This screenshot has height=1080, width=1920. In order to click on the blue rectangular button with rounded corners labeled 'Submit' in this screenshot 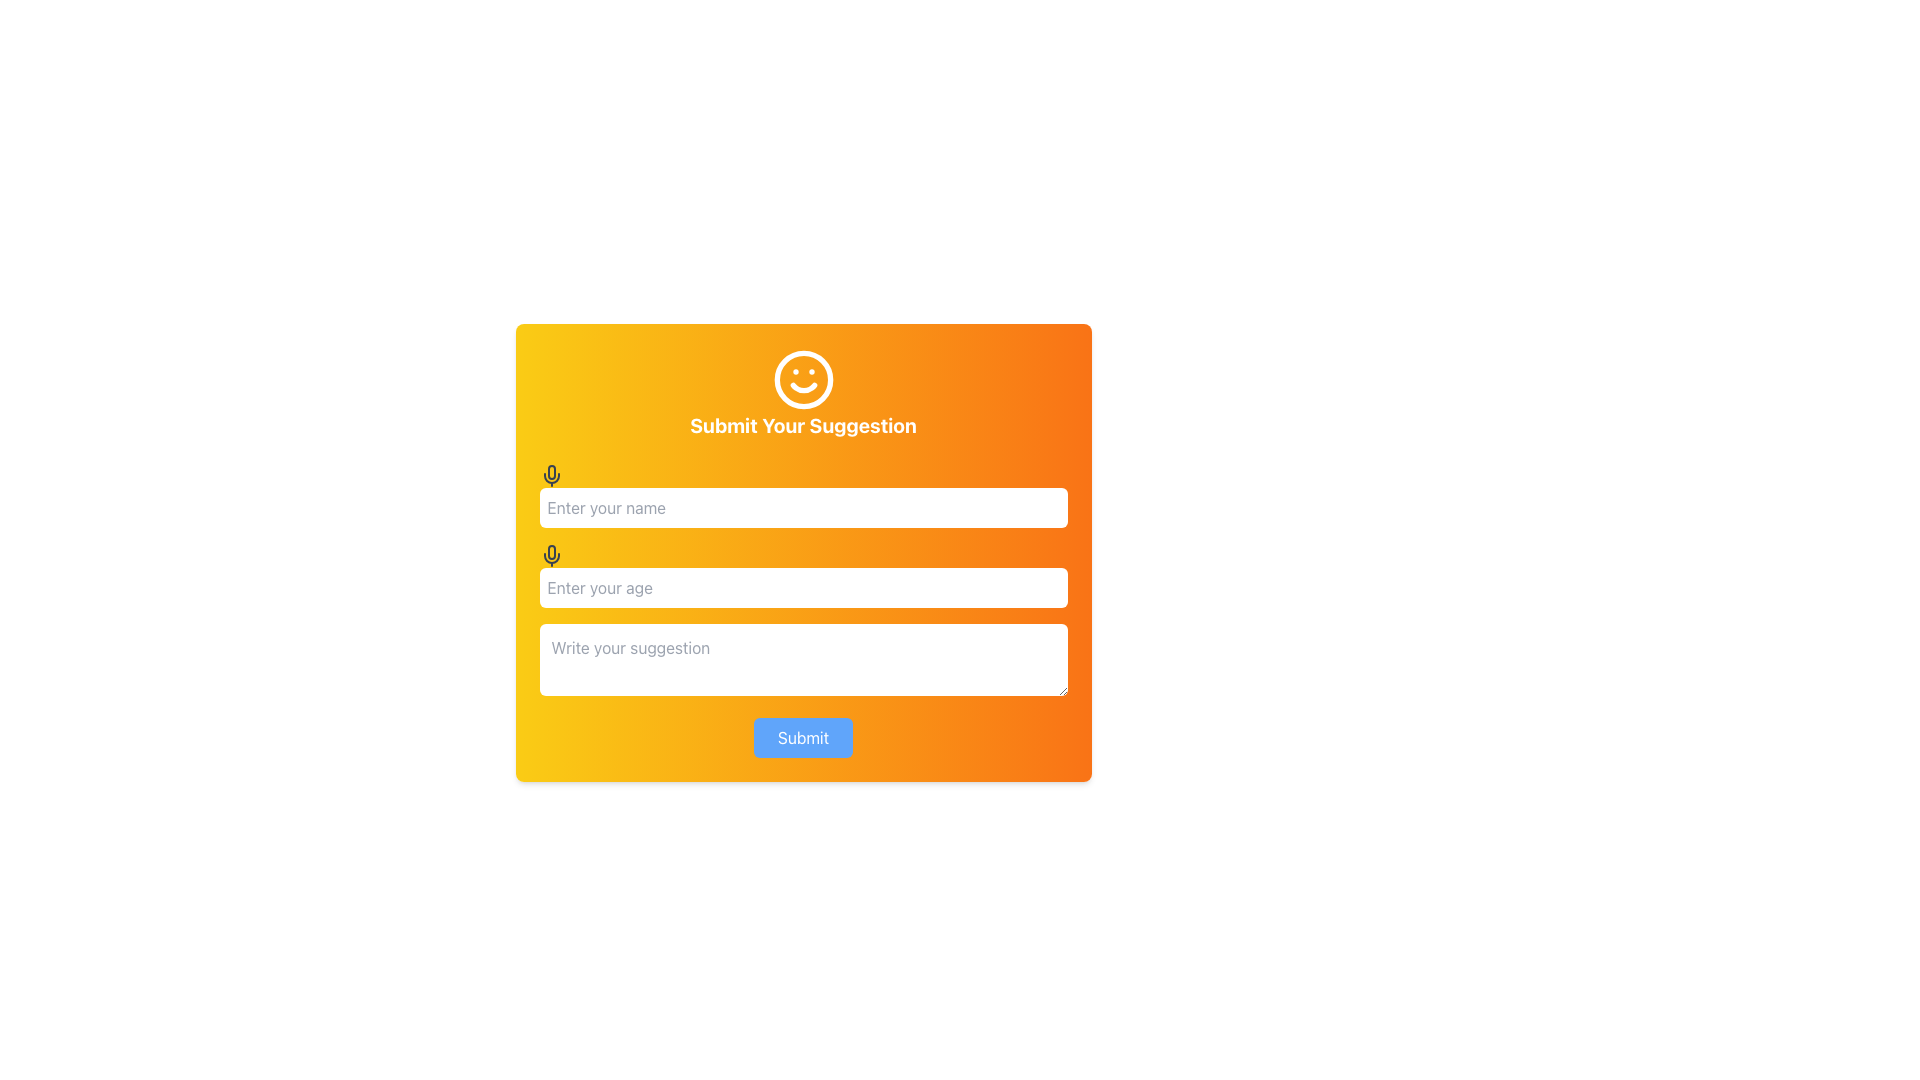, I will do `click(803, 737)`.